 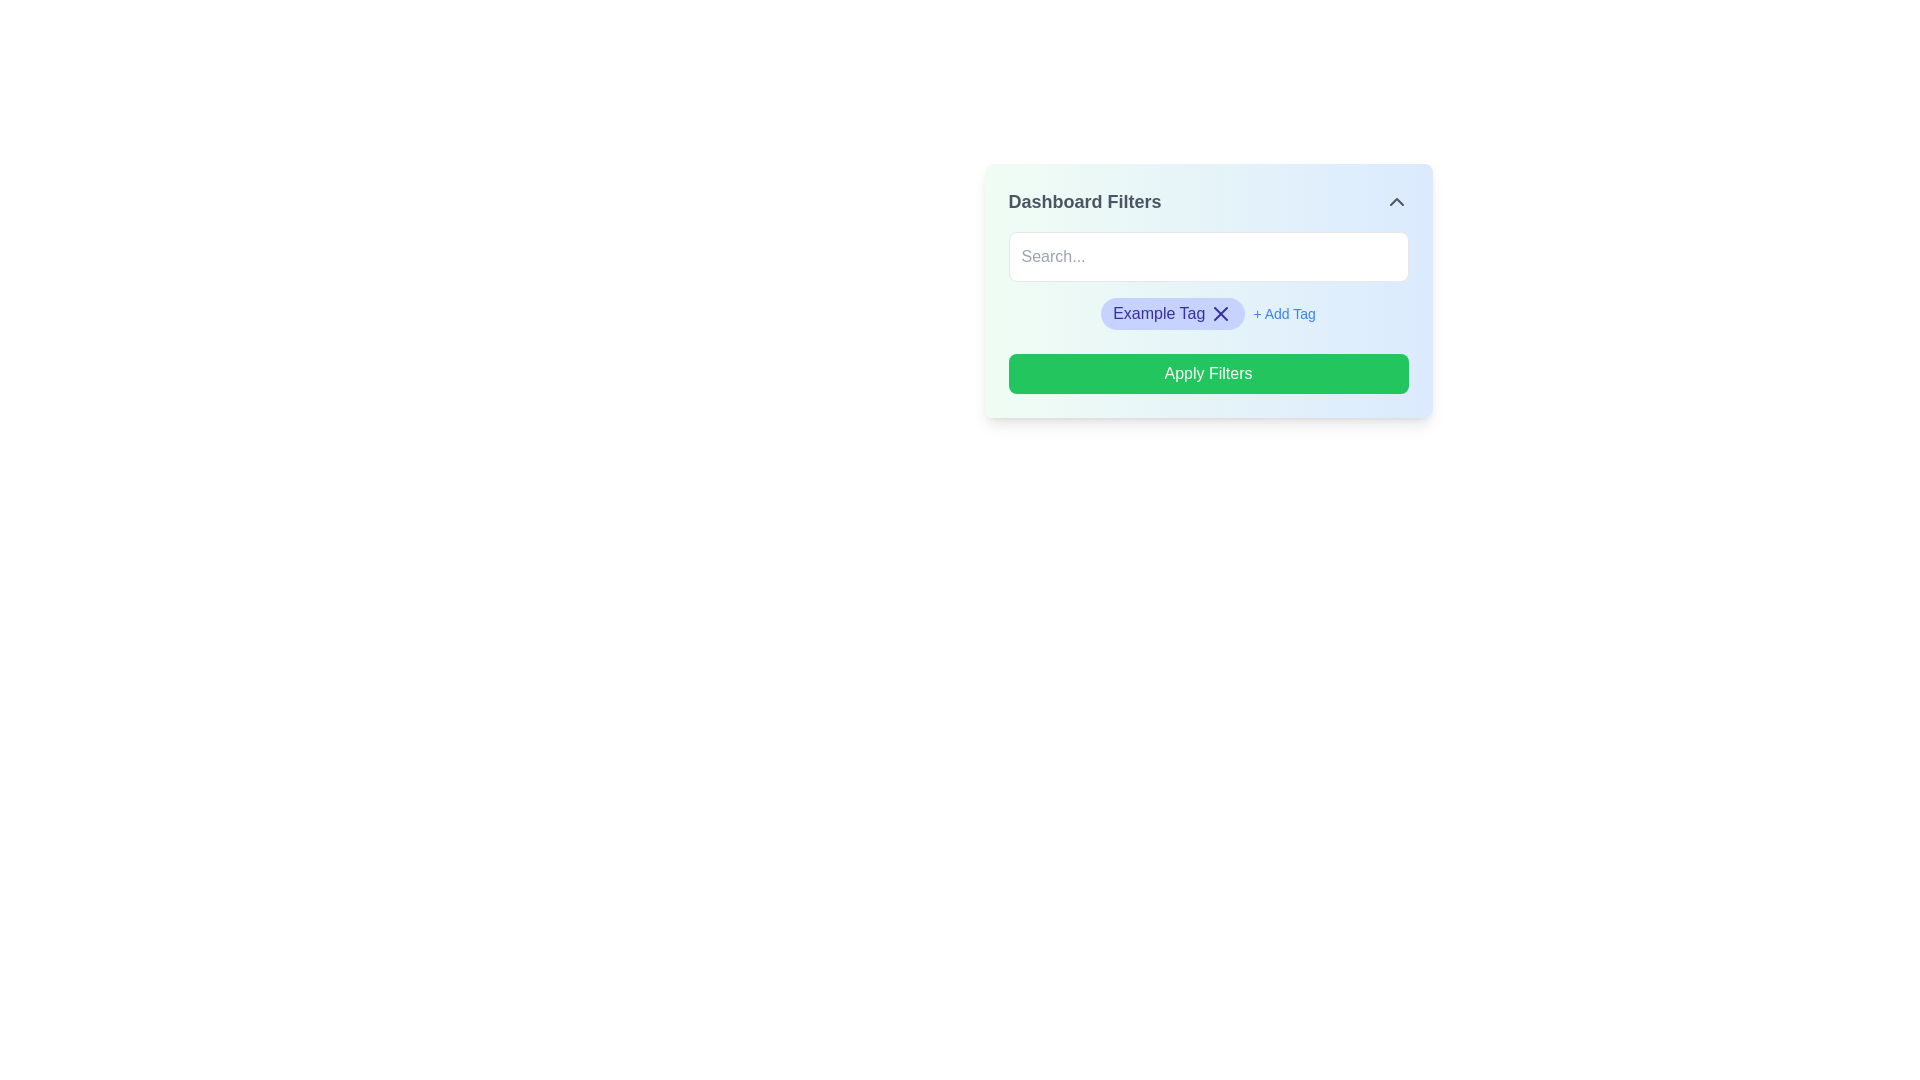 What do you see at coordinates (1220, 313) in the screenshot?
I see `the small diagonal cross (X) icon that is part of an interactive control beside the text label 'Example Tag'` at bounding box center [1220, 313].